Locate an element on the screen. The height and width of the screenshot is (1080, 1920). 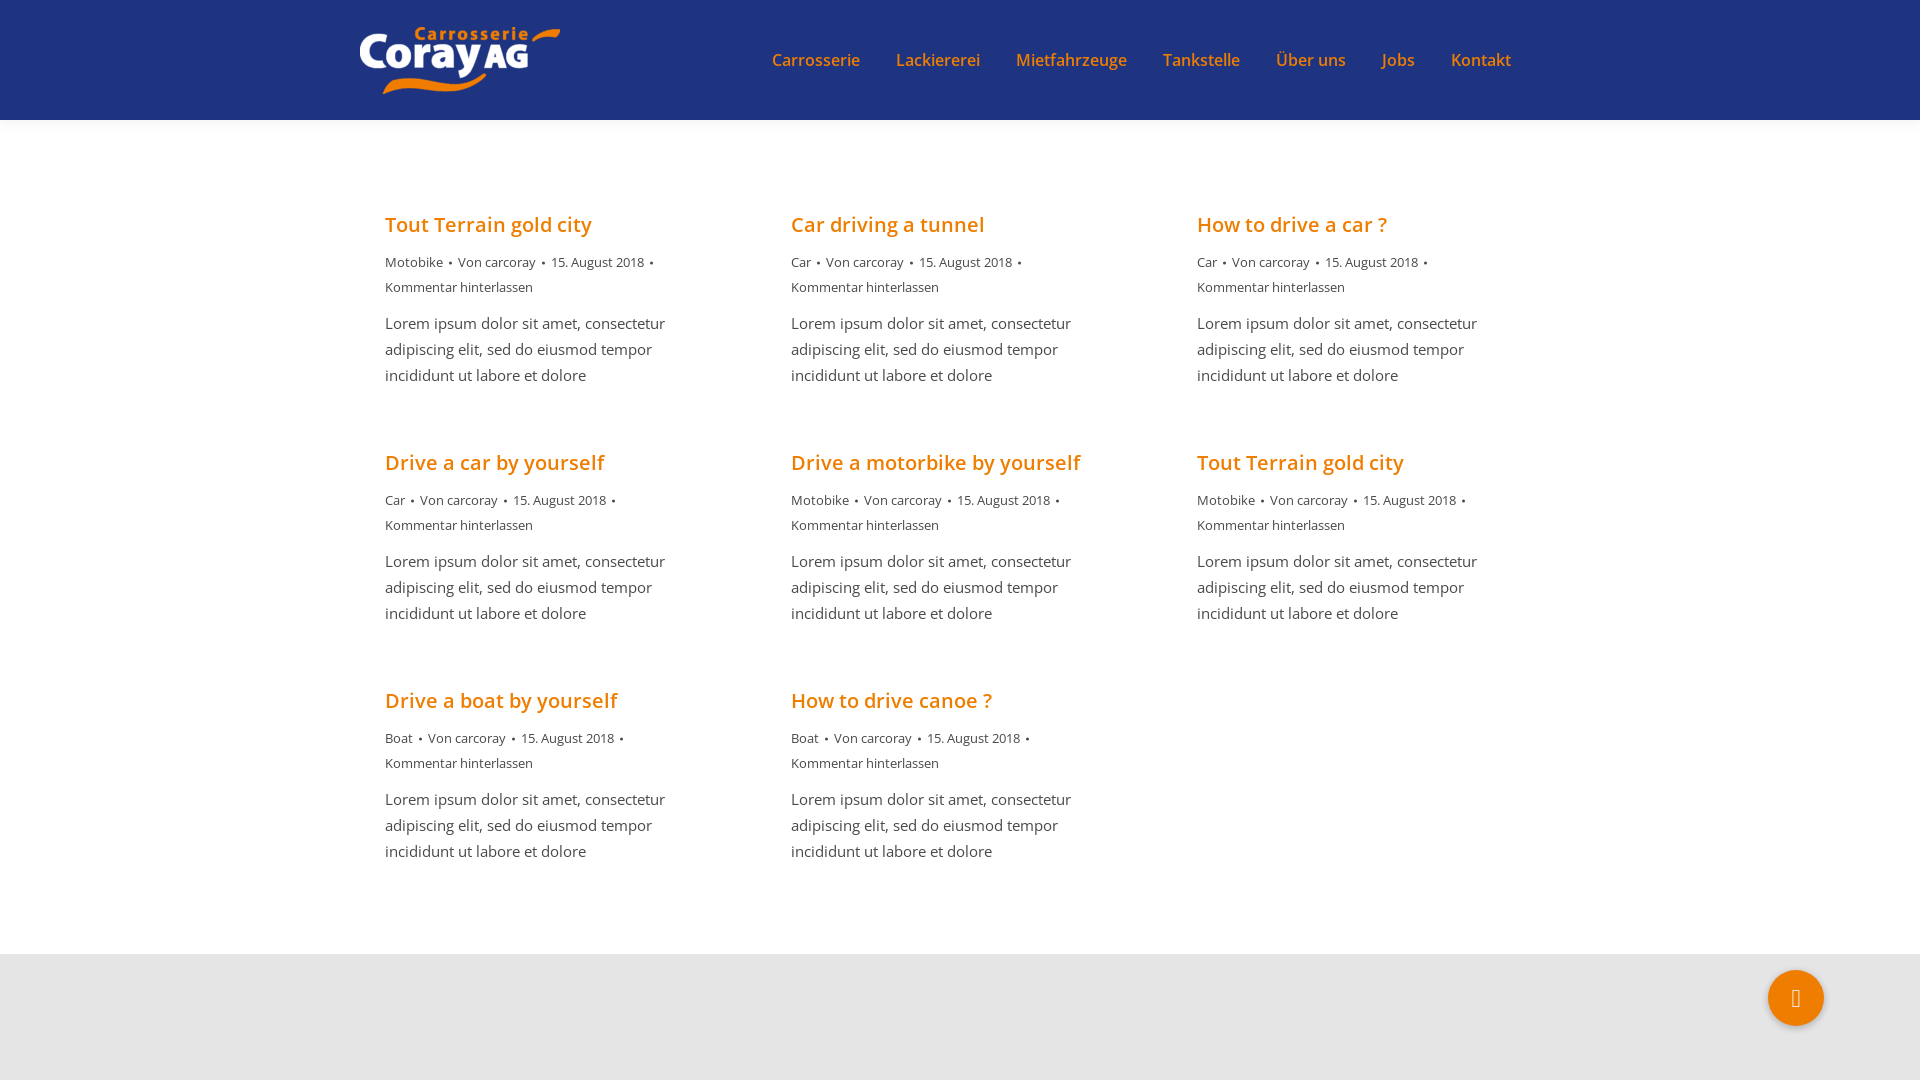
'Jobs' is located at coordinates (1397, 59).